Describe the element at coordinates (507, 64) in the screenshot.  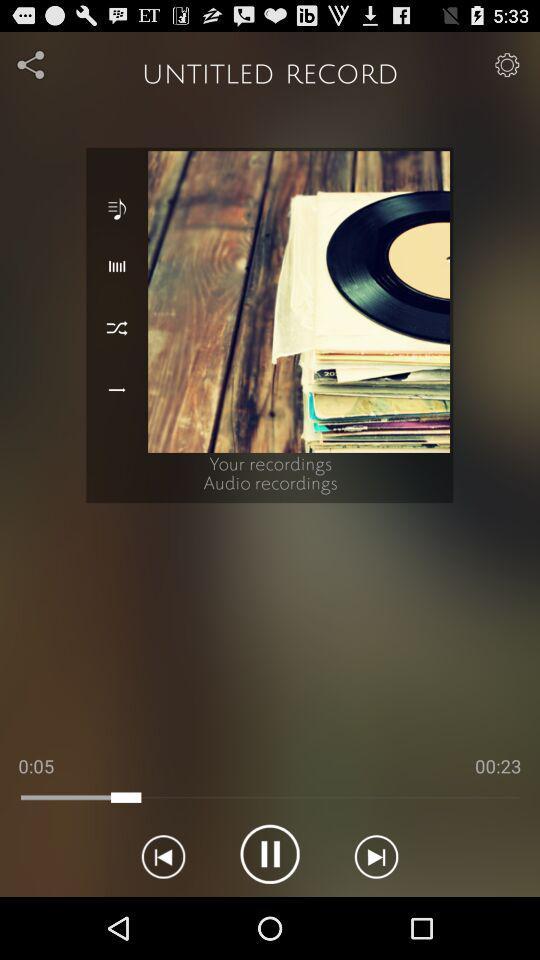
I see `settings icon in top right corner` at that location.